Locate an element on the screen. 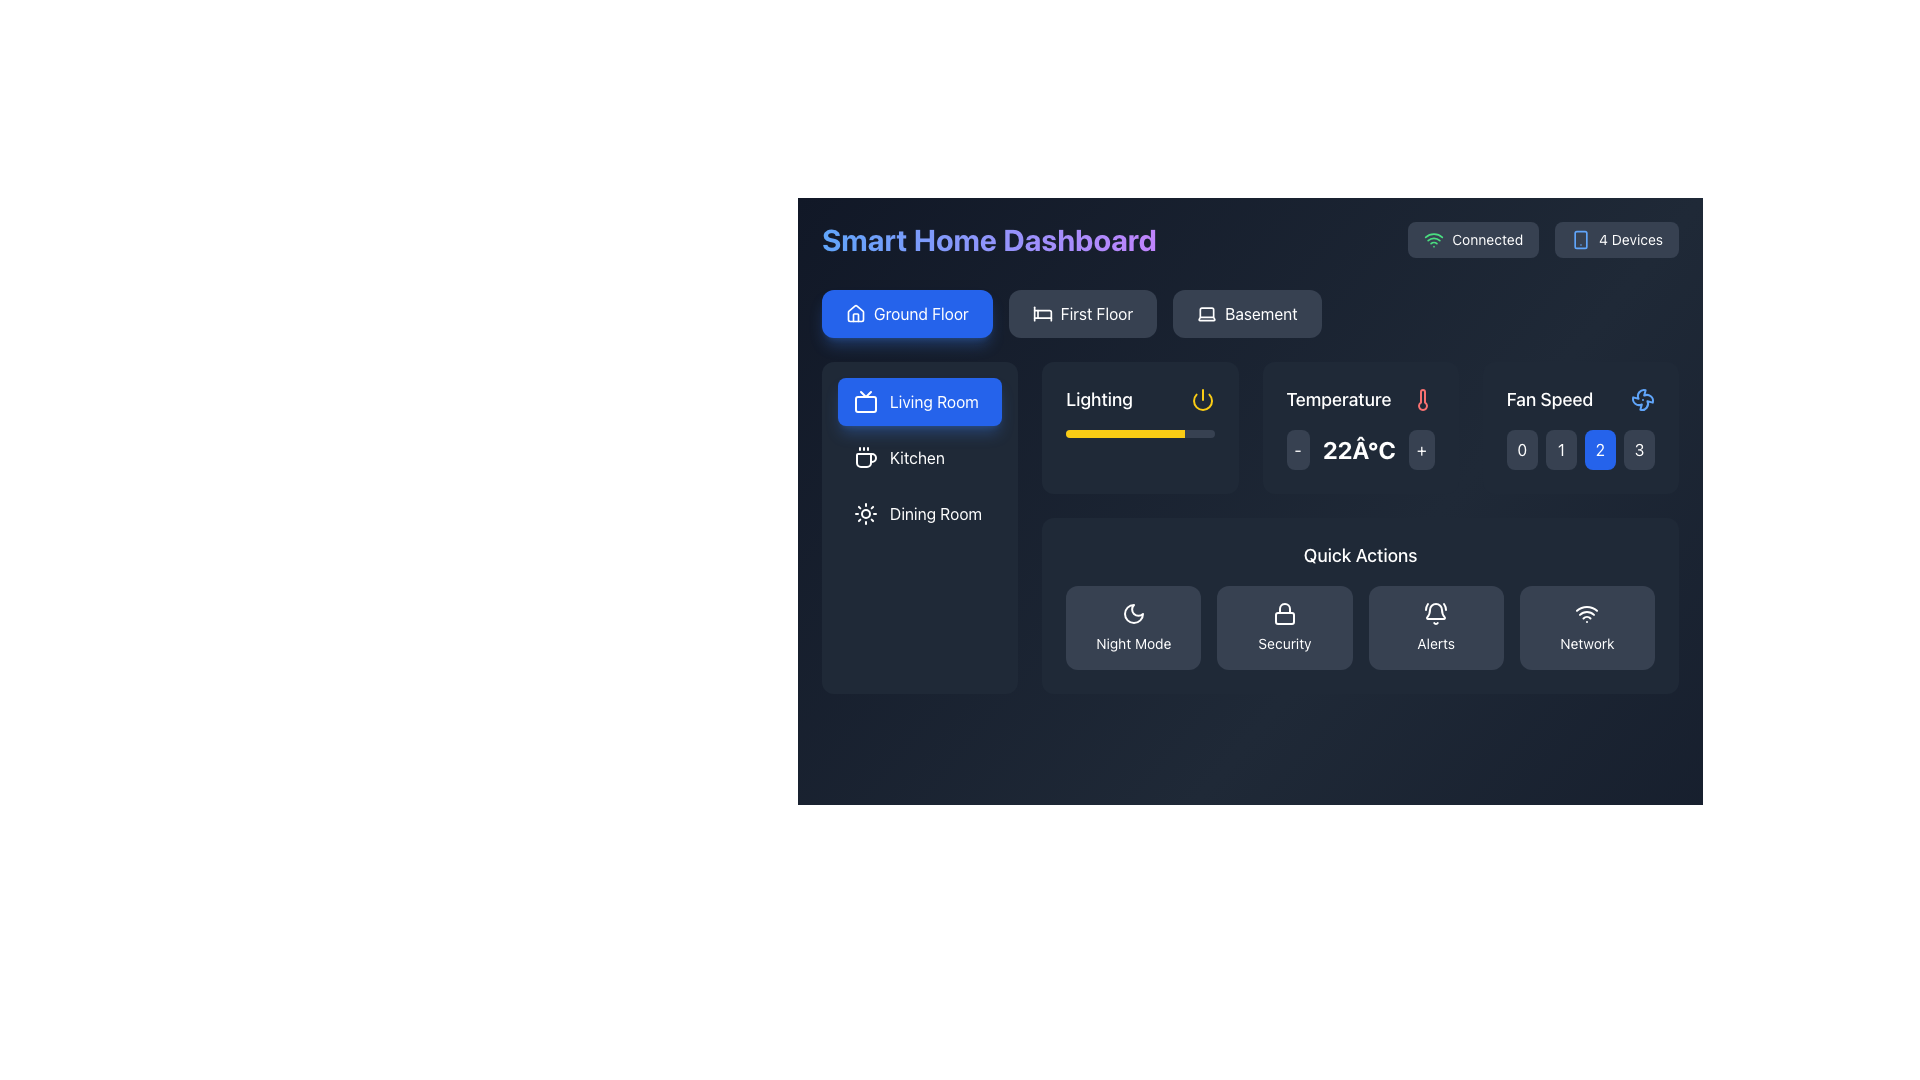  the lock icon in the 'Quick Actions' section of the dashboard, which is located directly above the 'Security' label and is the second icon from the left is located at coordinates (1285, 612).